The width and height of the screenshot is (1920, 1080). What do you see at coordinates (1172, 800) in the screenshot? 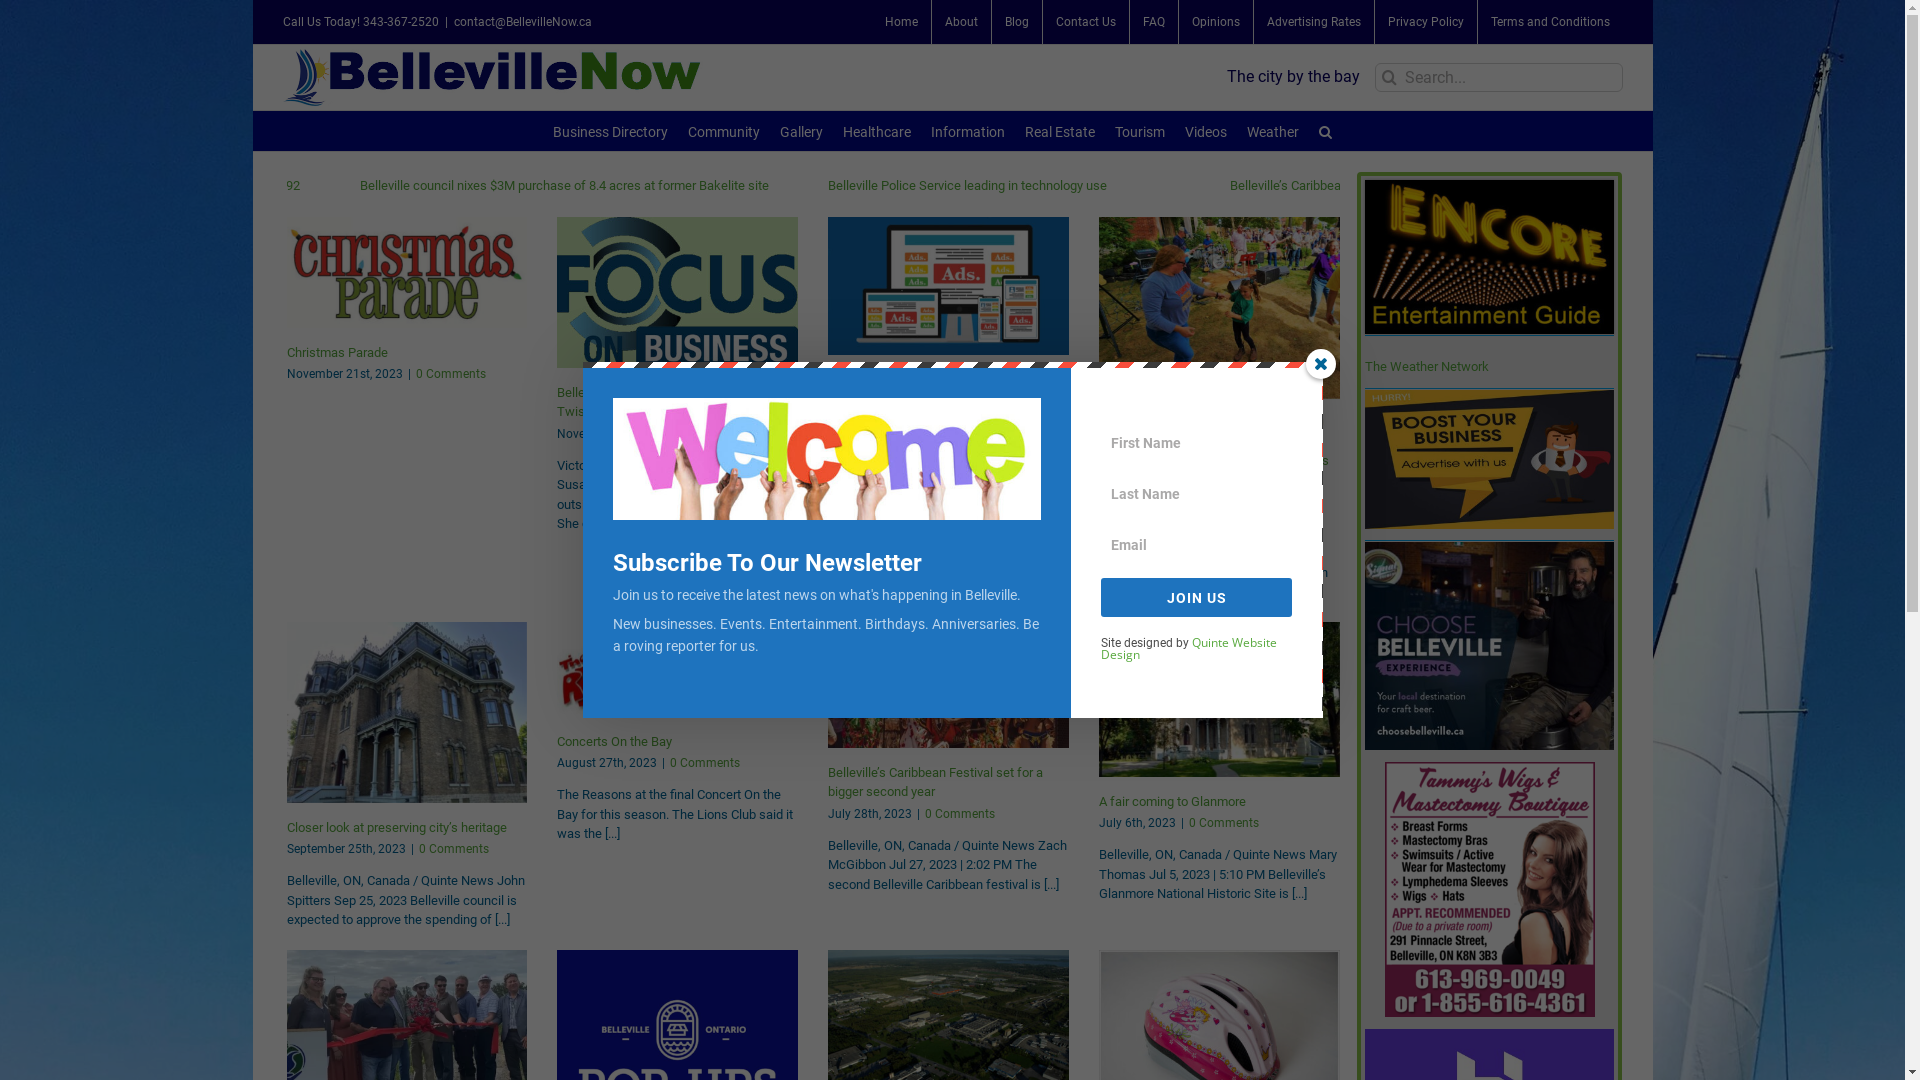
I see `'A fair coming to Glanmore'` at bounding box center [1172, 800].